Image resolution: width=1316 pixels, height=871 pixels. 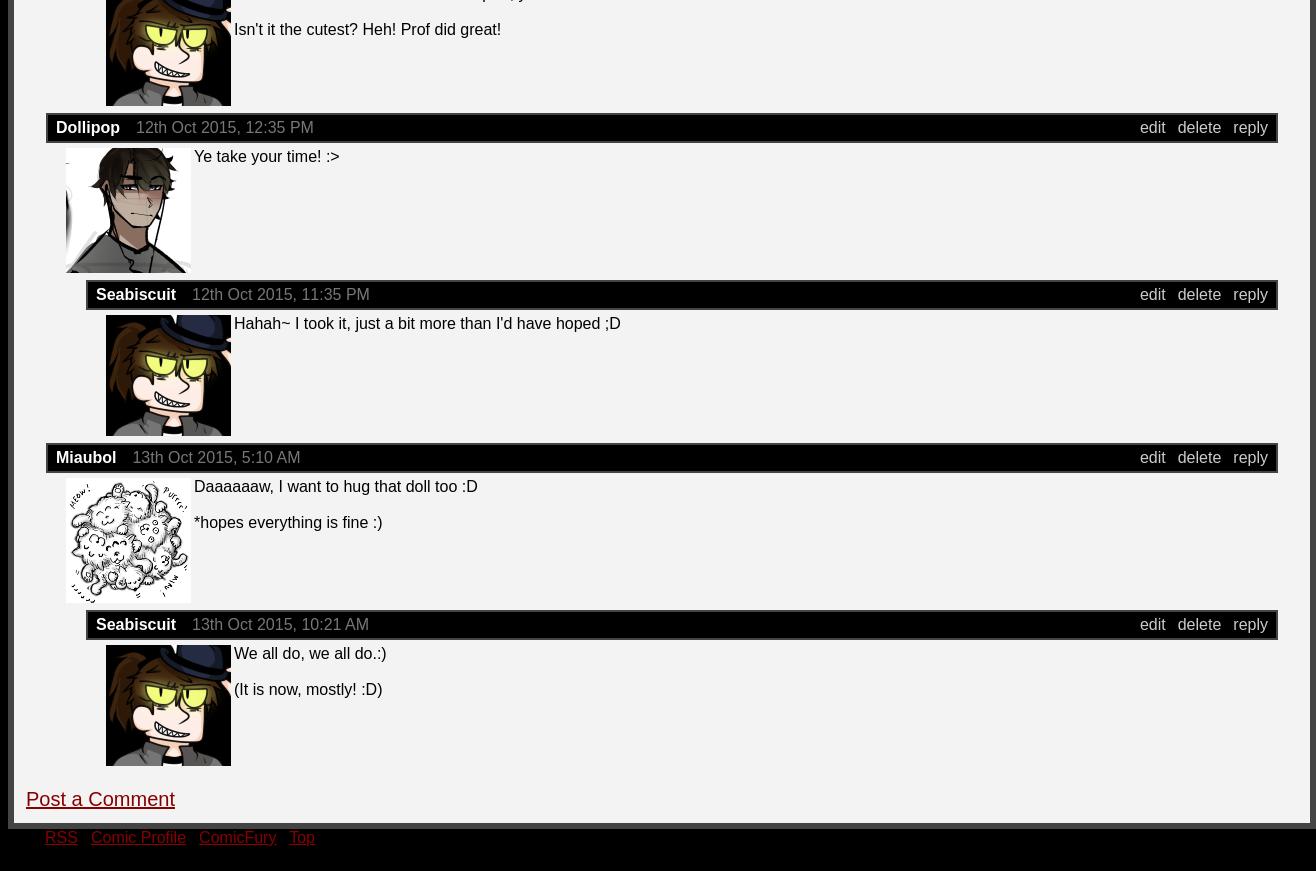 What do you see at coordinates (198, 837) in the screenshot?
I see `'ComicFury'` at bounding box center [198, 837].